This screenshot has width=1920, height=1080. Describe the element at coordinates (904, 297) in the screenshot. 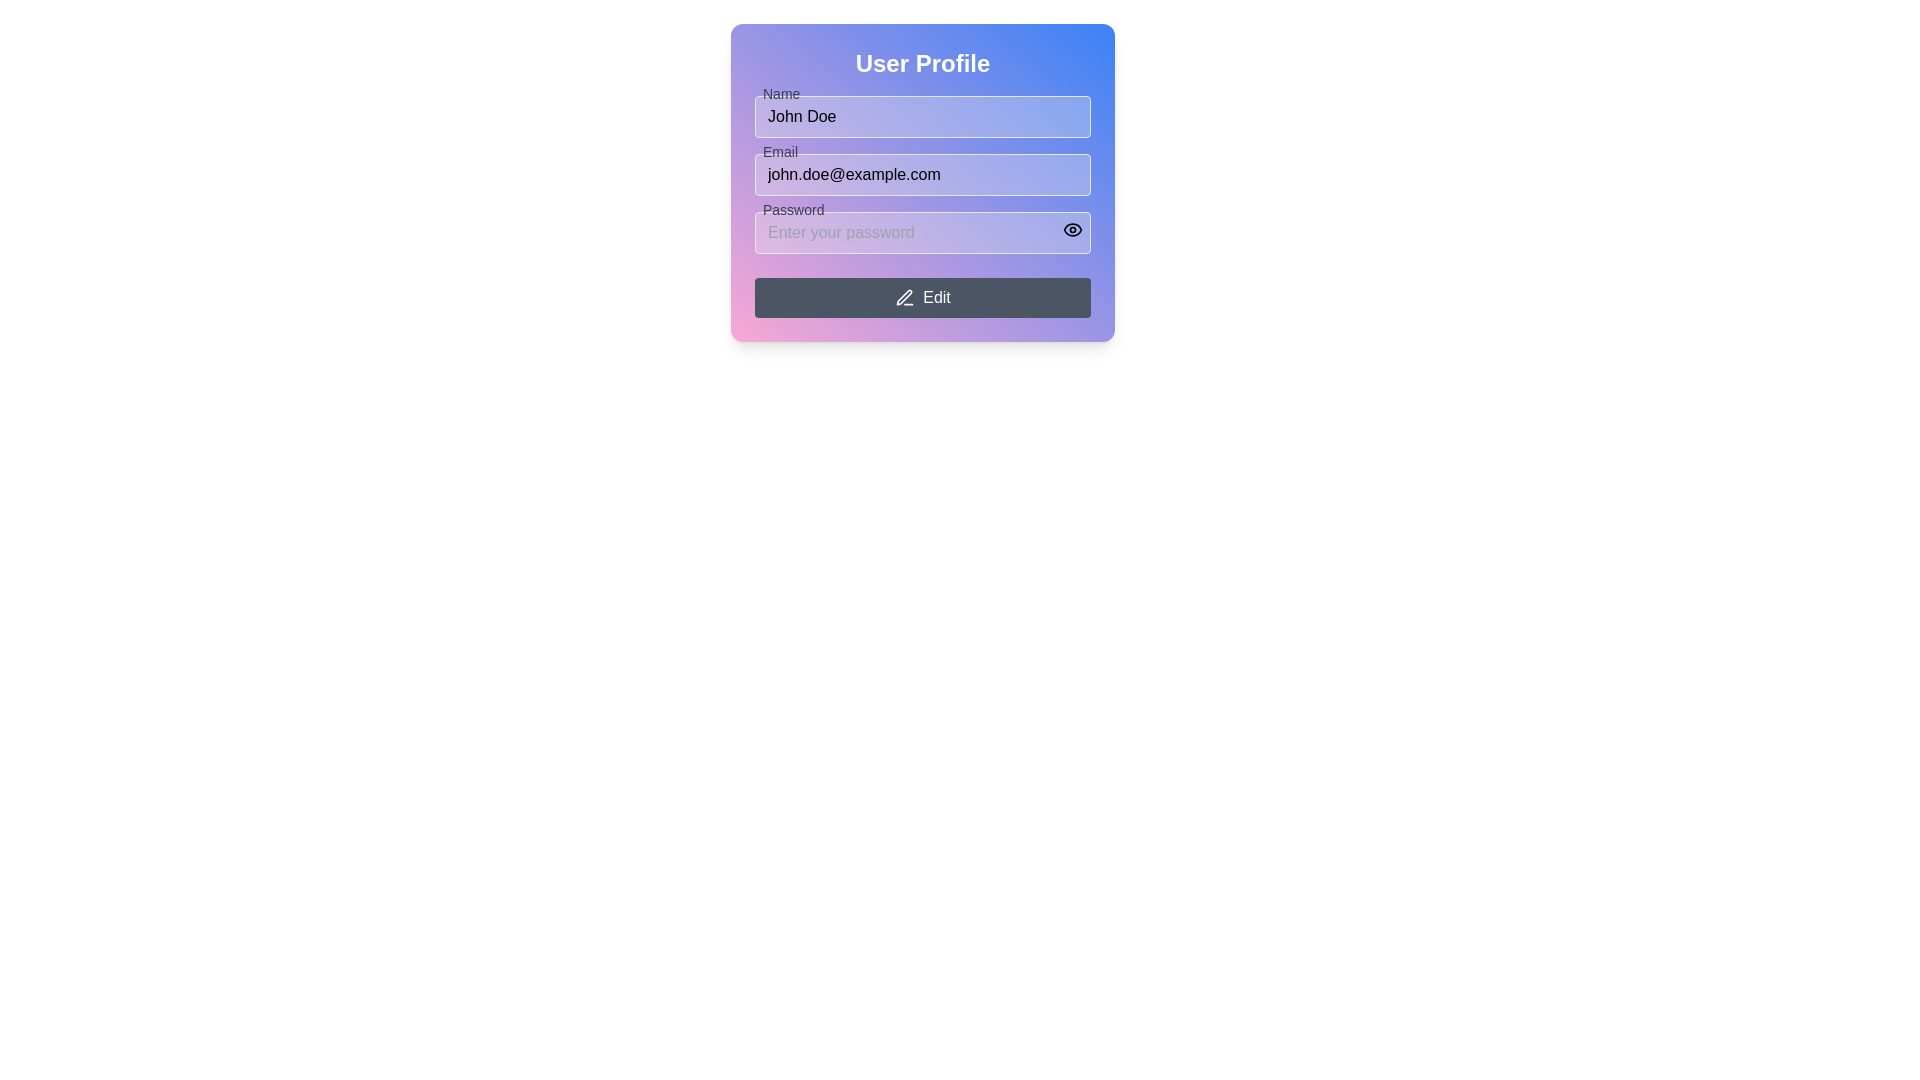

I see `the 'Edit' button which contains a small white pen icon on a dark gray background, positioned to the left of the 'Edit' text` at that location.